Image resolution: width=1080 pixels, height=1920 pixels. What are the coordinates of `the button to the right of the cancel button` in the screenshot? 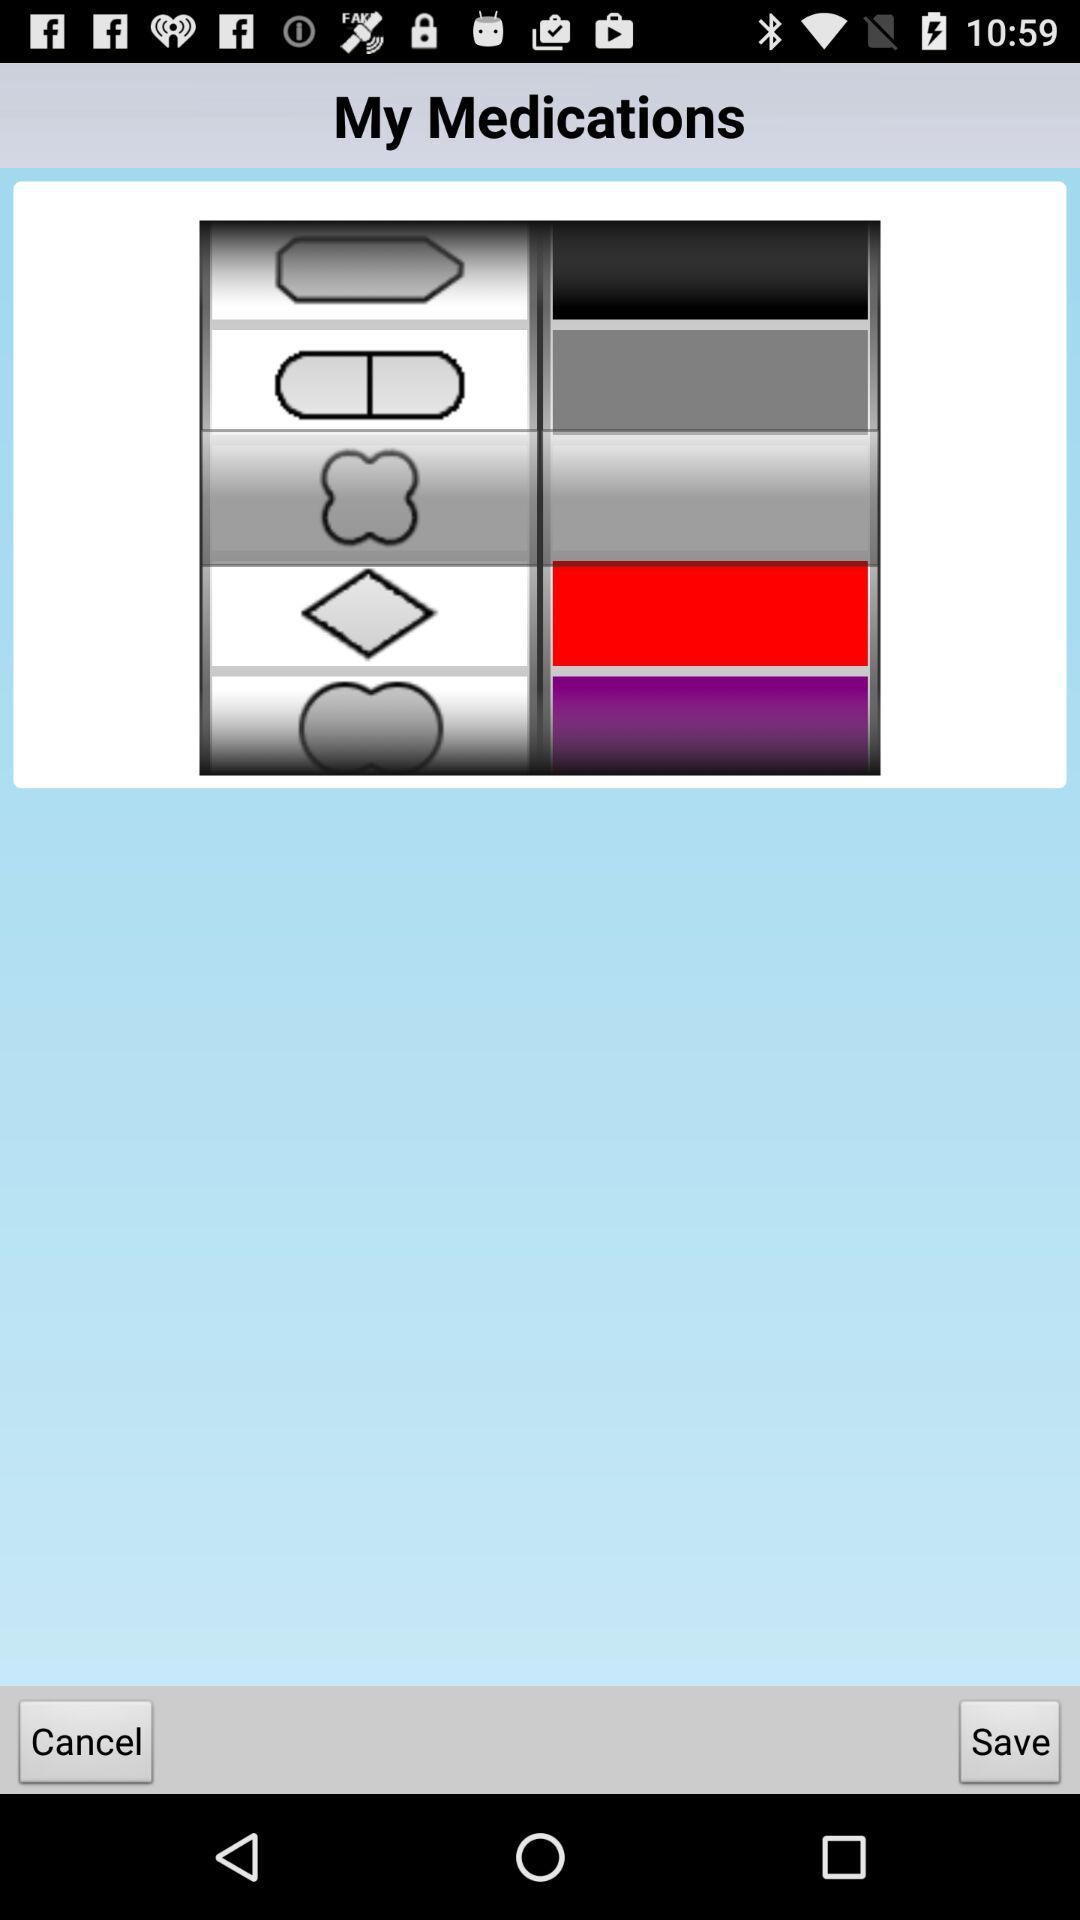 It's located at (1010, 1745).